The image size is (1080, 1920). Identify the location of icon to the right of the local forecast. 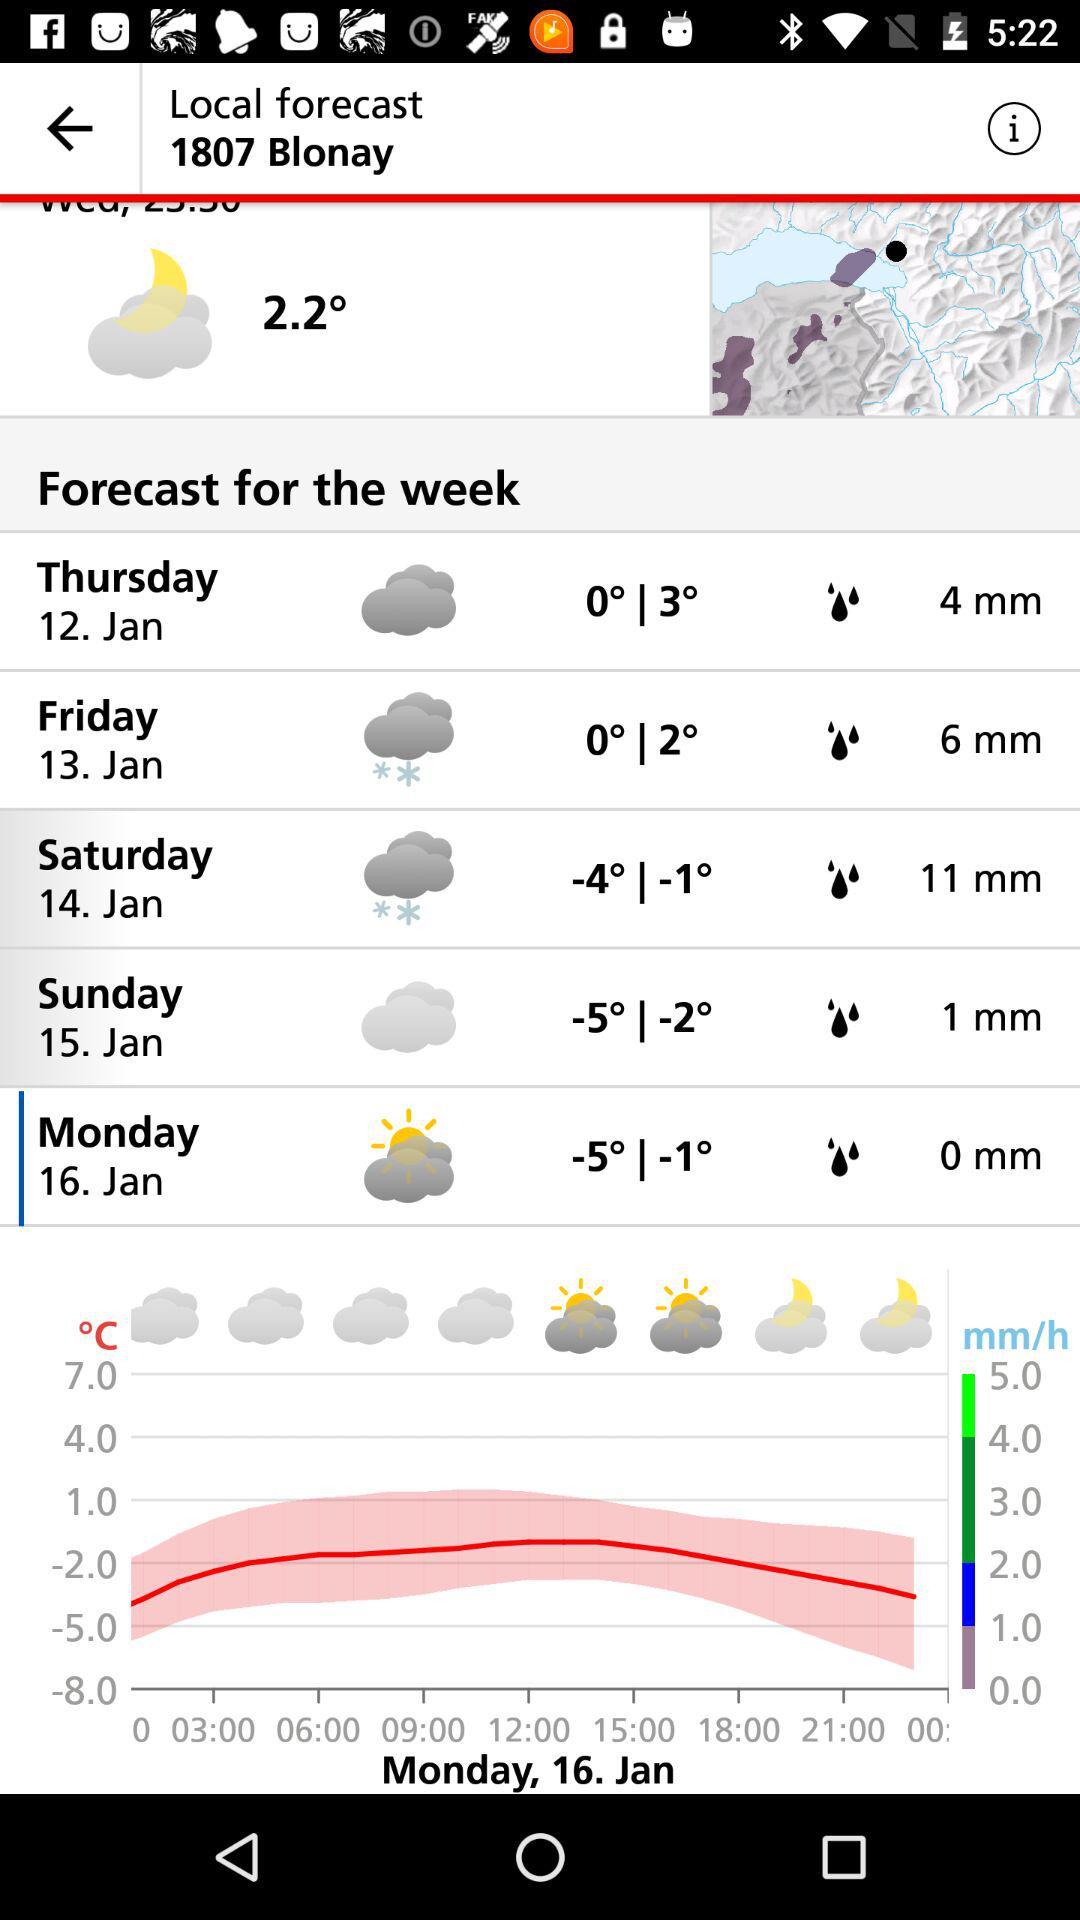
(1014, 127).